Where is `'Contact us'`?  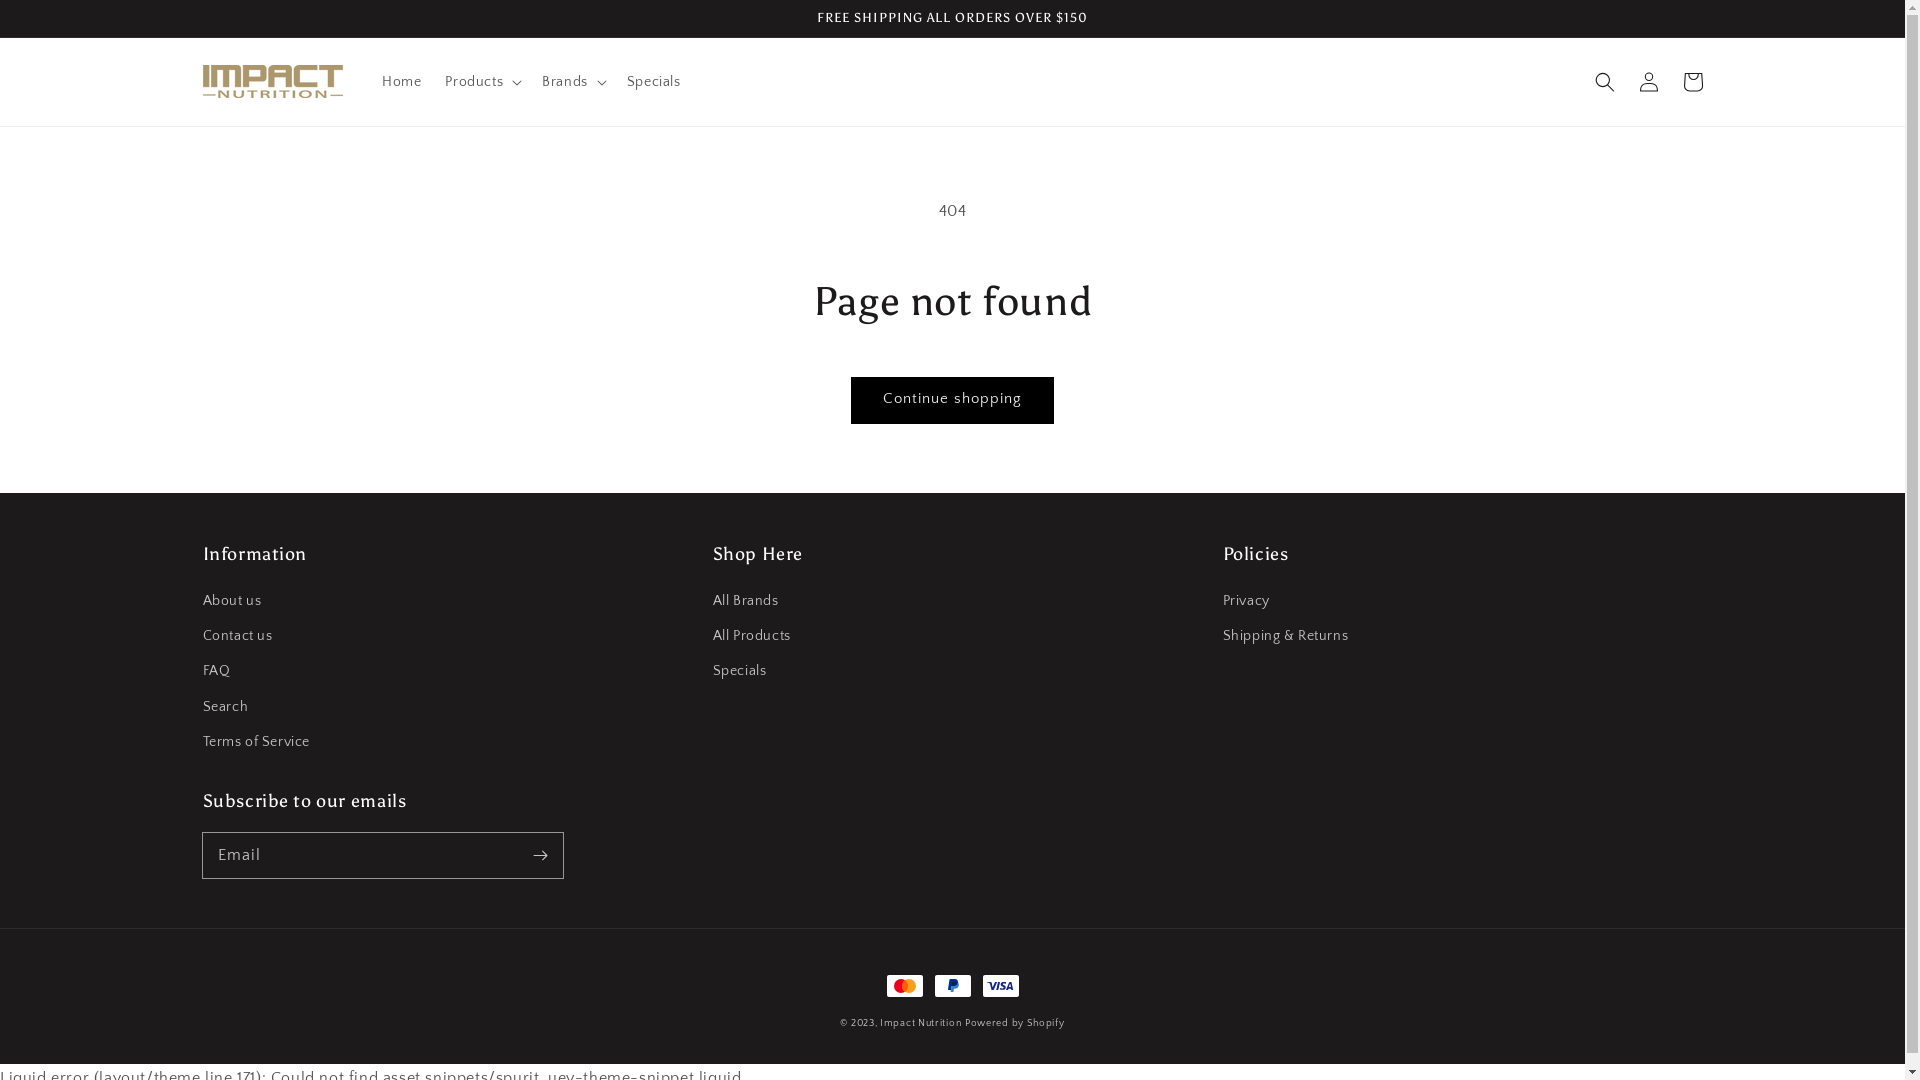
'Contact us' is located at coordinates (236, 636).